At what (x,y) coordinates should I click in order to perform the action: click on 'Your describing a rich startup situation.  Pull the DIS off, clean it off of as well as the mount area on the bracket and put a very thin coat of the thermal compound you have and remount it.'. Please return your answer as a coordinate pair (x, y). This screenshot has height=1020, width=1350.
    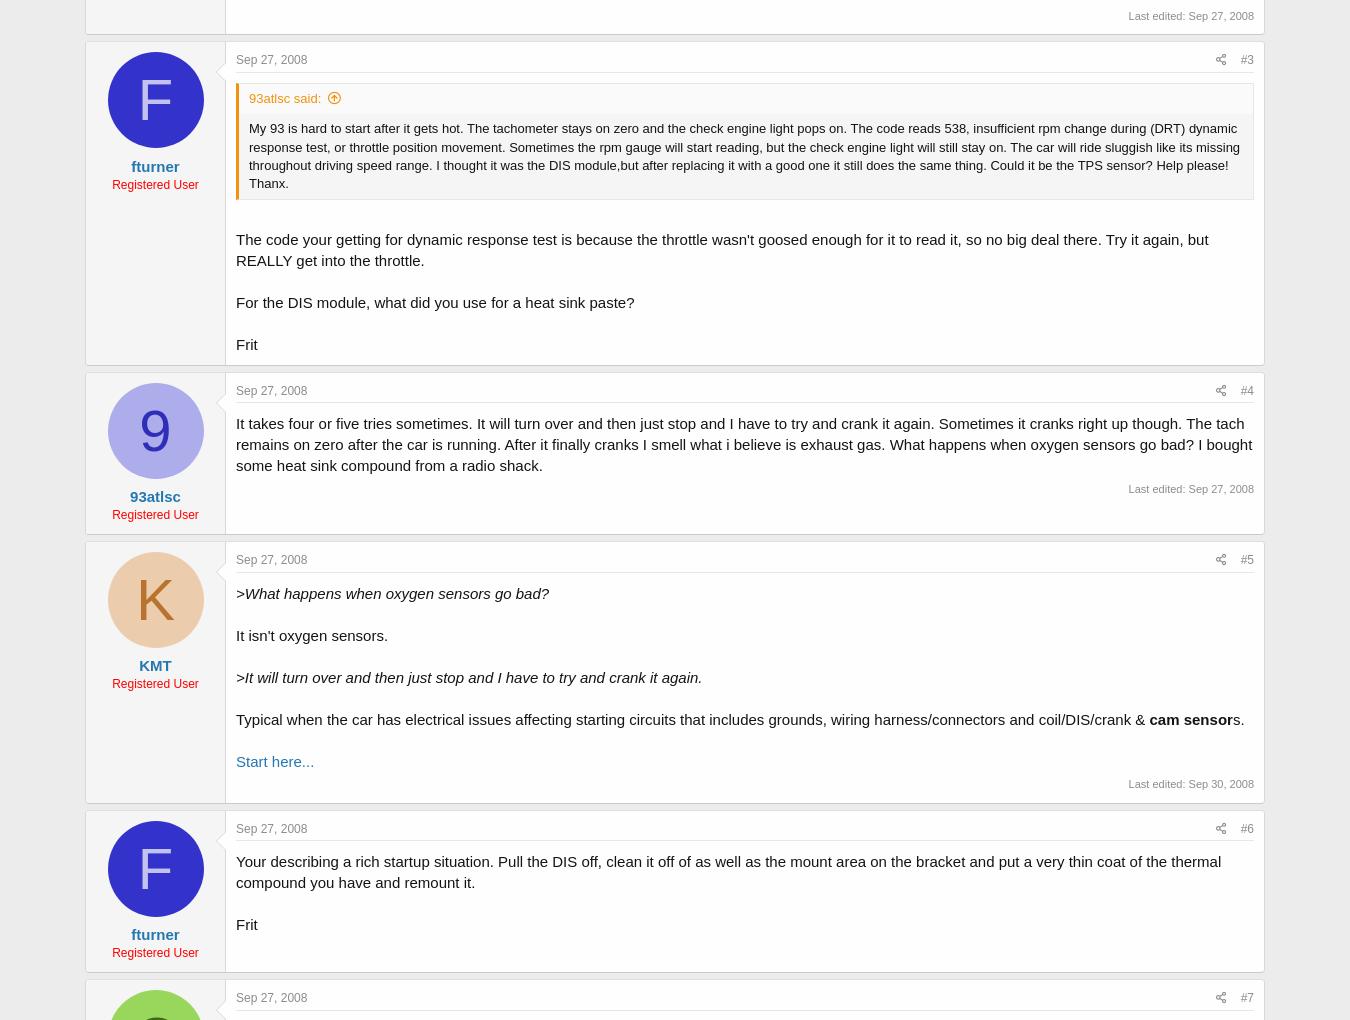
    Looking at the image, I should click on (234, 870).